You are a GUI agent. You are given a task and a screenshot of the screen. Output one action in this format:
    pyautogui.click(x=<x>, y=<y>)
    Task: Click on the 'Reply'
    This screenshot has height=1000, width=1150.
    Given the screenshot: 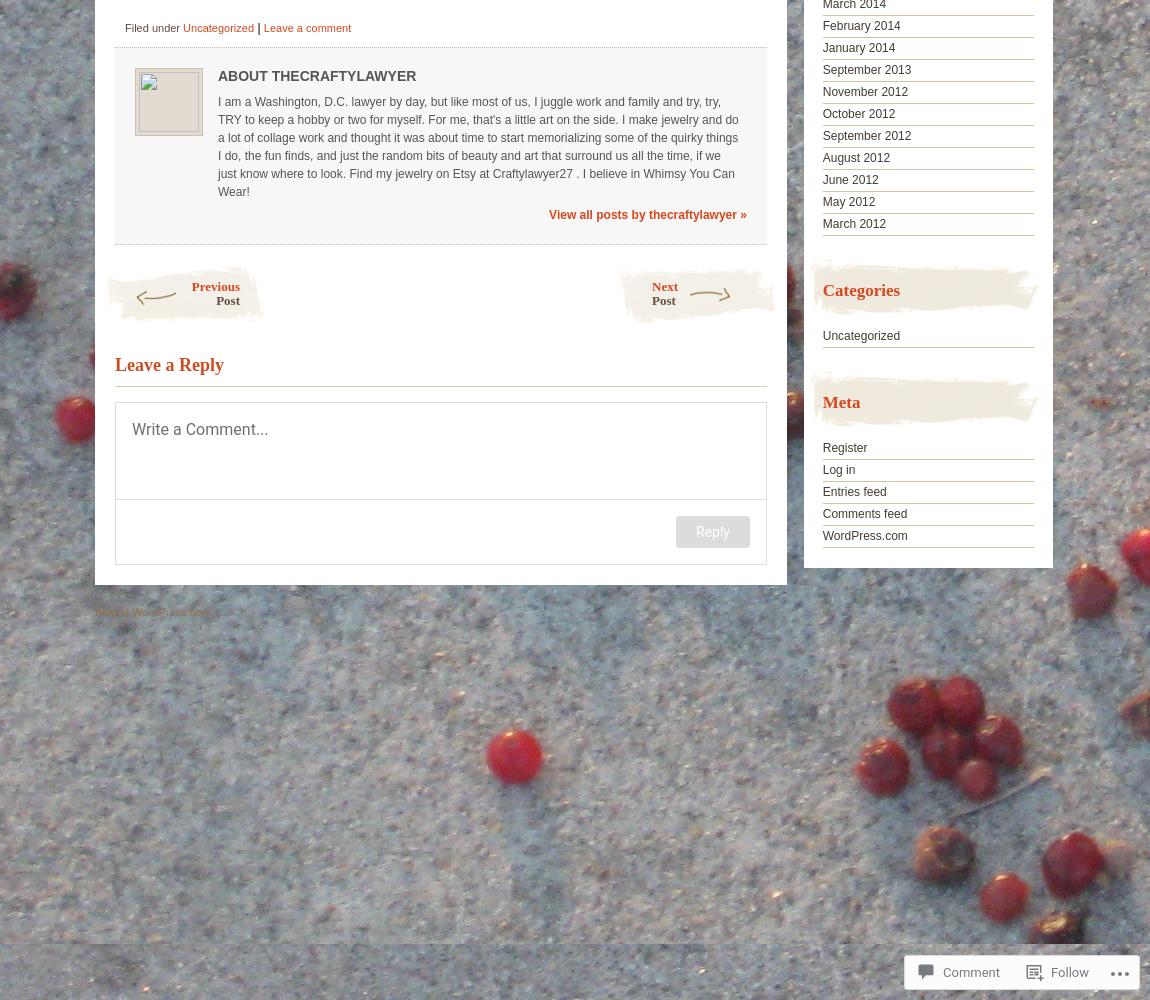 What is the action you would take?
    pyautogui.click(x=694, y=532)
    